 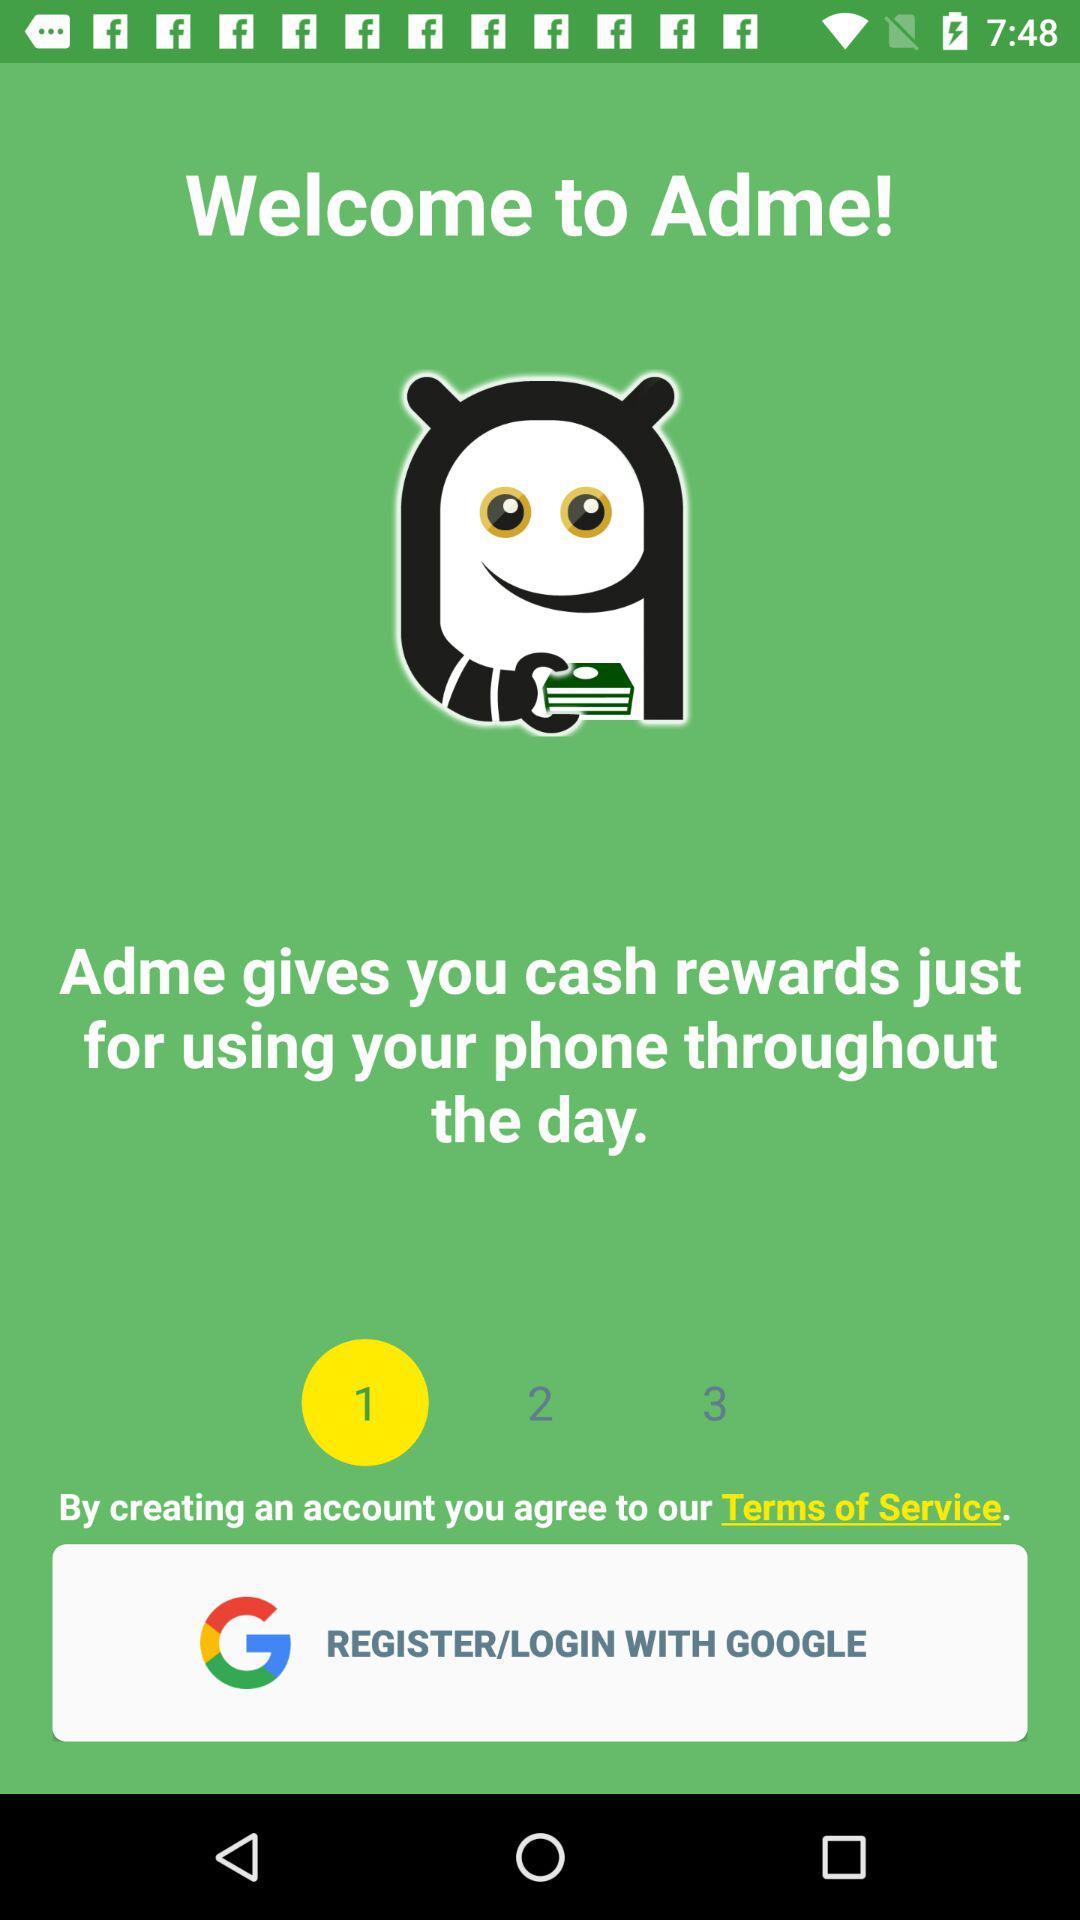 I want to click on 3 app, so click(x=714, y=1401).